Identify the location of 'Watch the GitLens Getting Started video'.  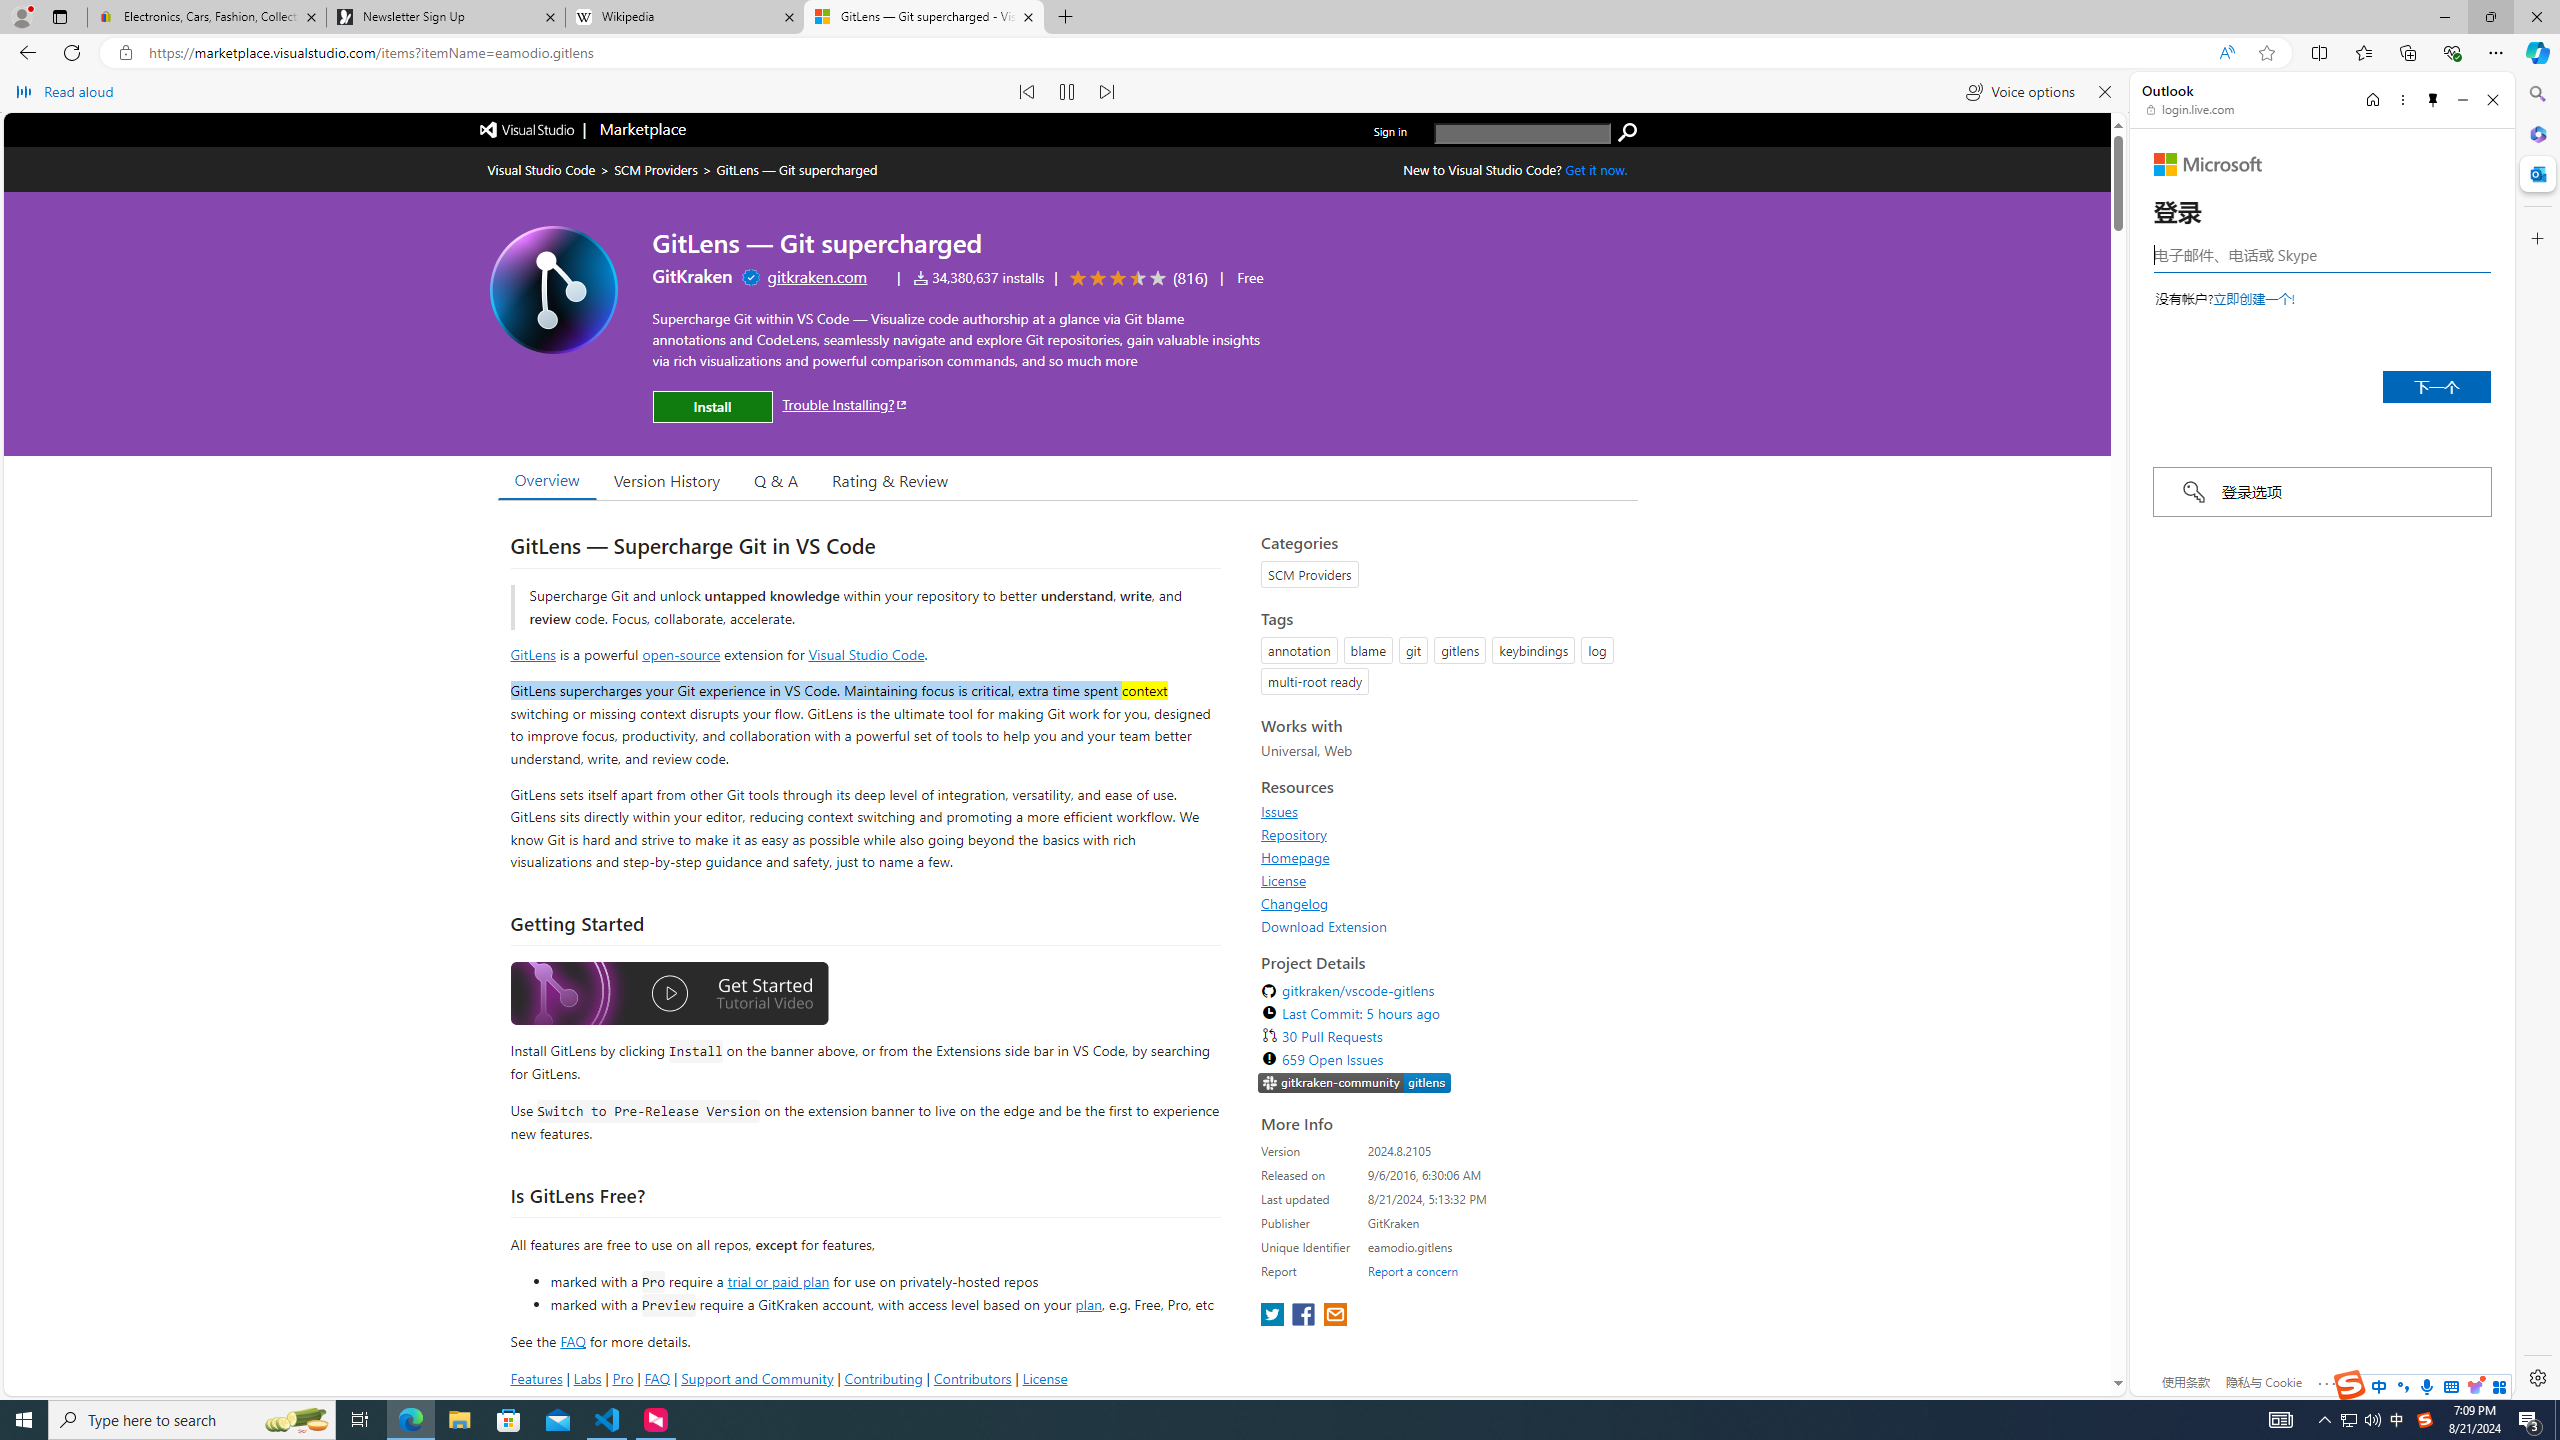
(668, 995).